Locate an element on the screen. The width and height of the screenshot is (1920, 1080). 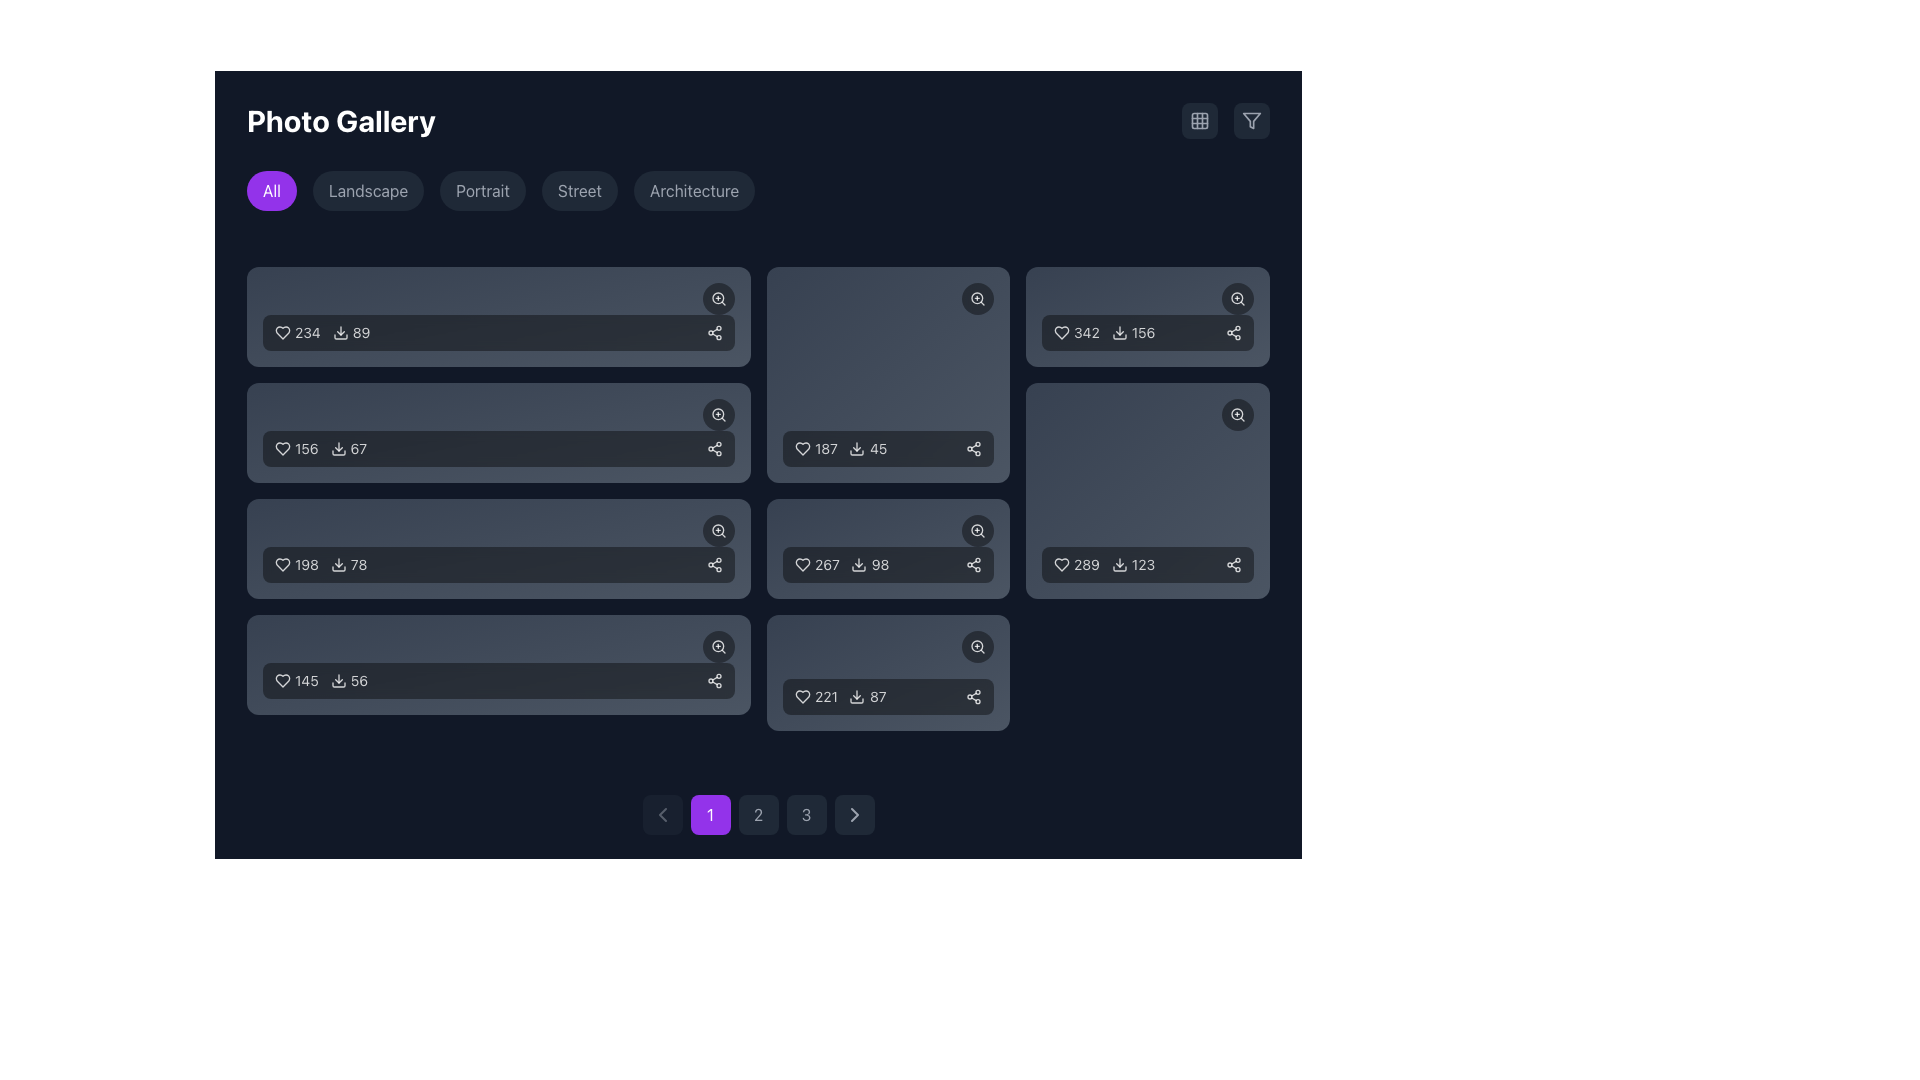
the magnifying glass icon with a plus sign inside, located at the right corner of the top-left card in the second row is located at coordinates (718, 299).